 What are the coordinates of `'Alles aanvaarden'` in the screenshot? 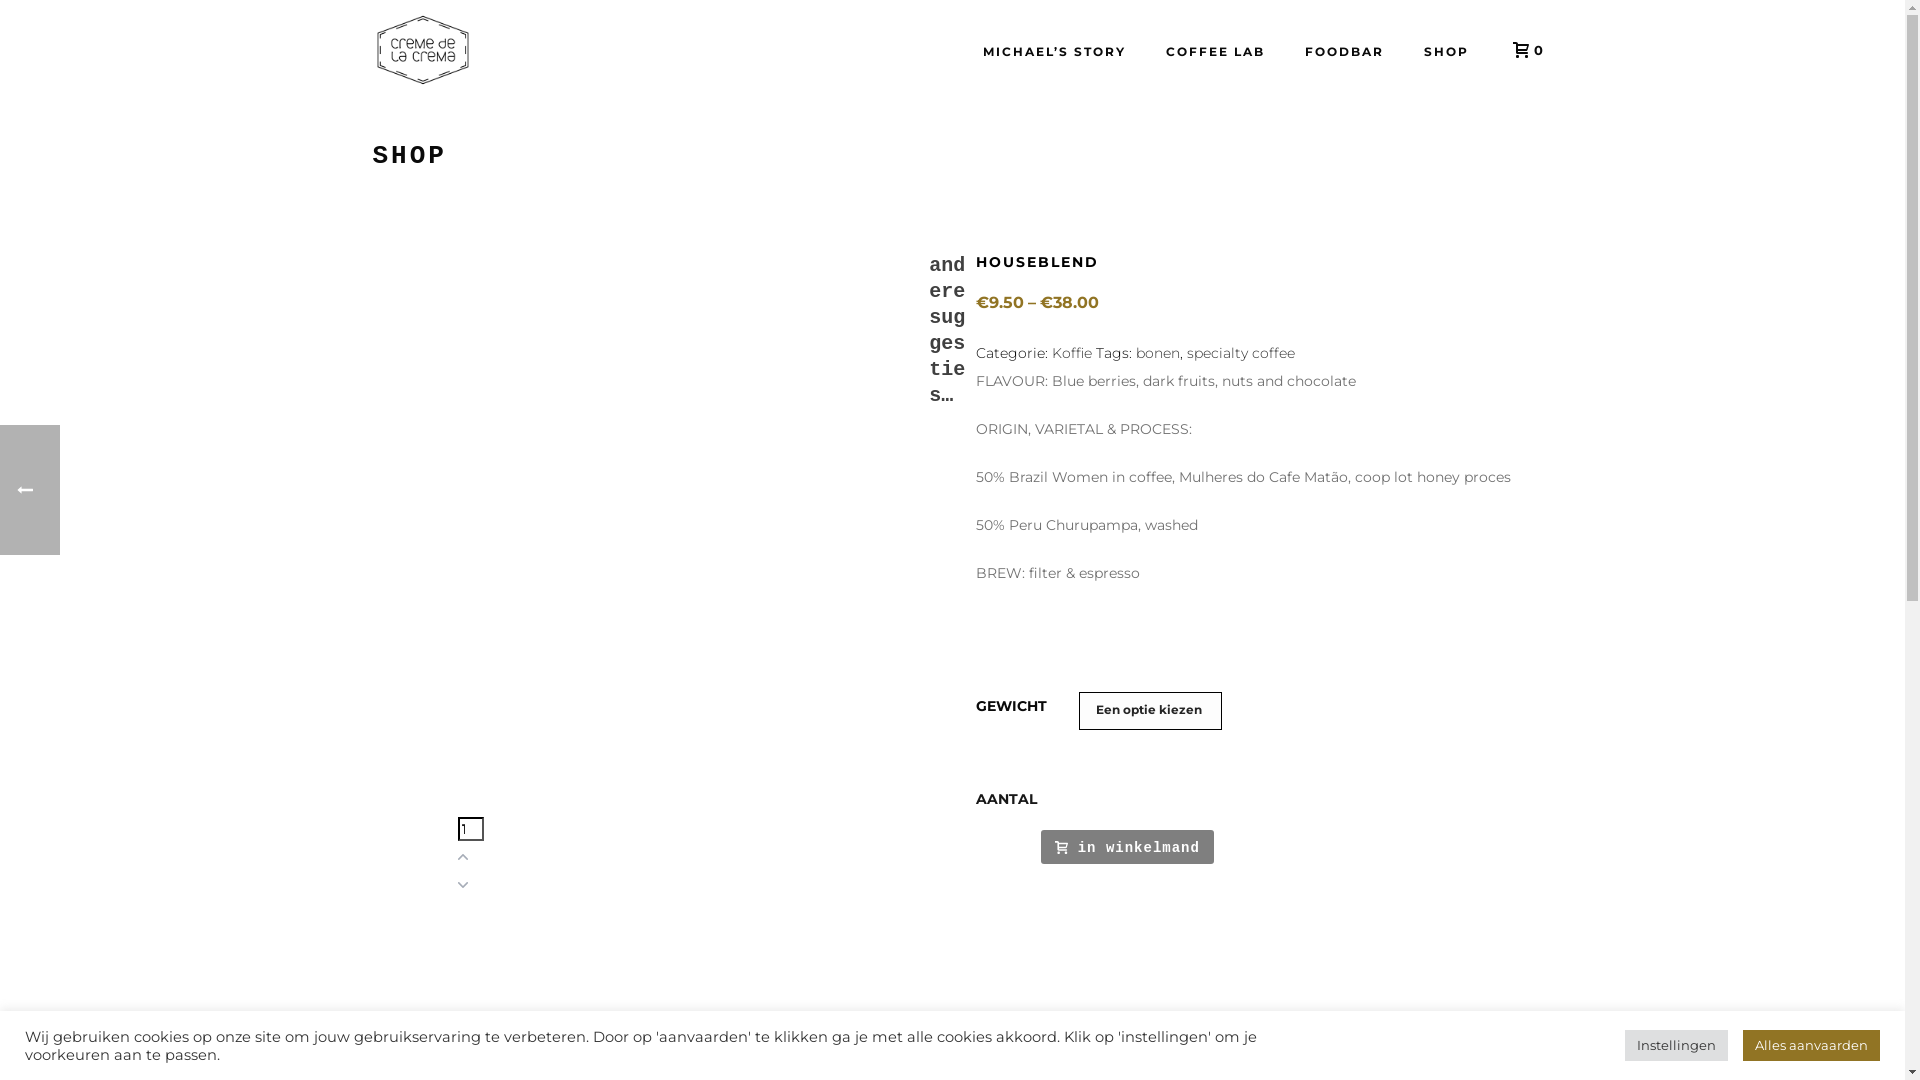 It's located at (1811, 1044).